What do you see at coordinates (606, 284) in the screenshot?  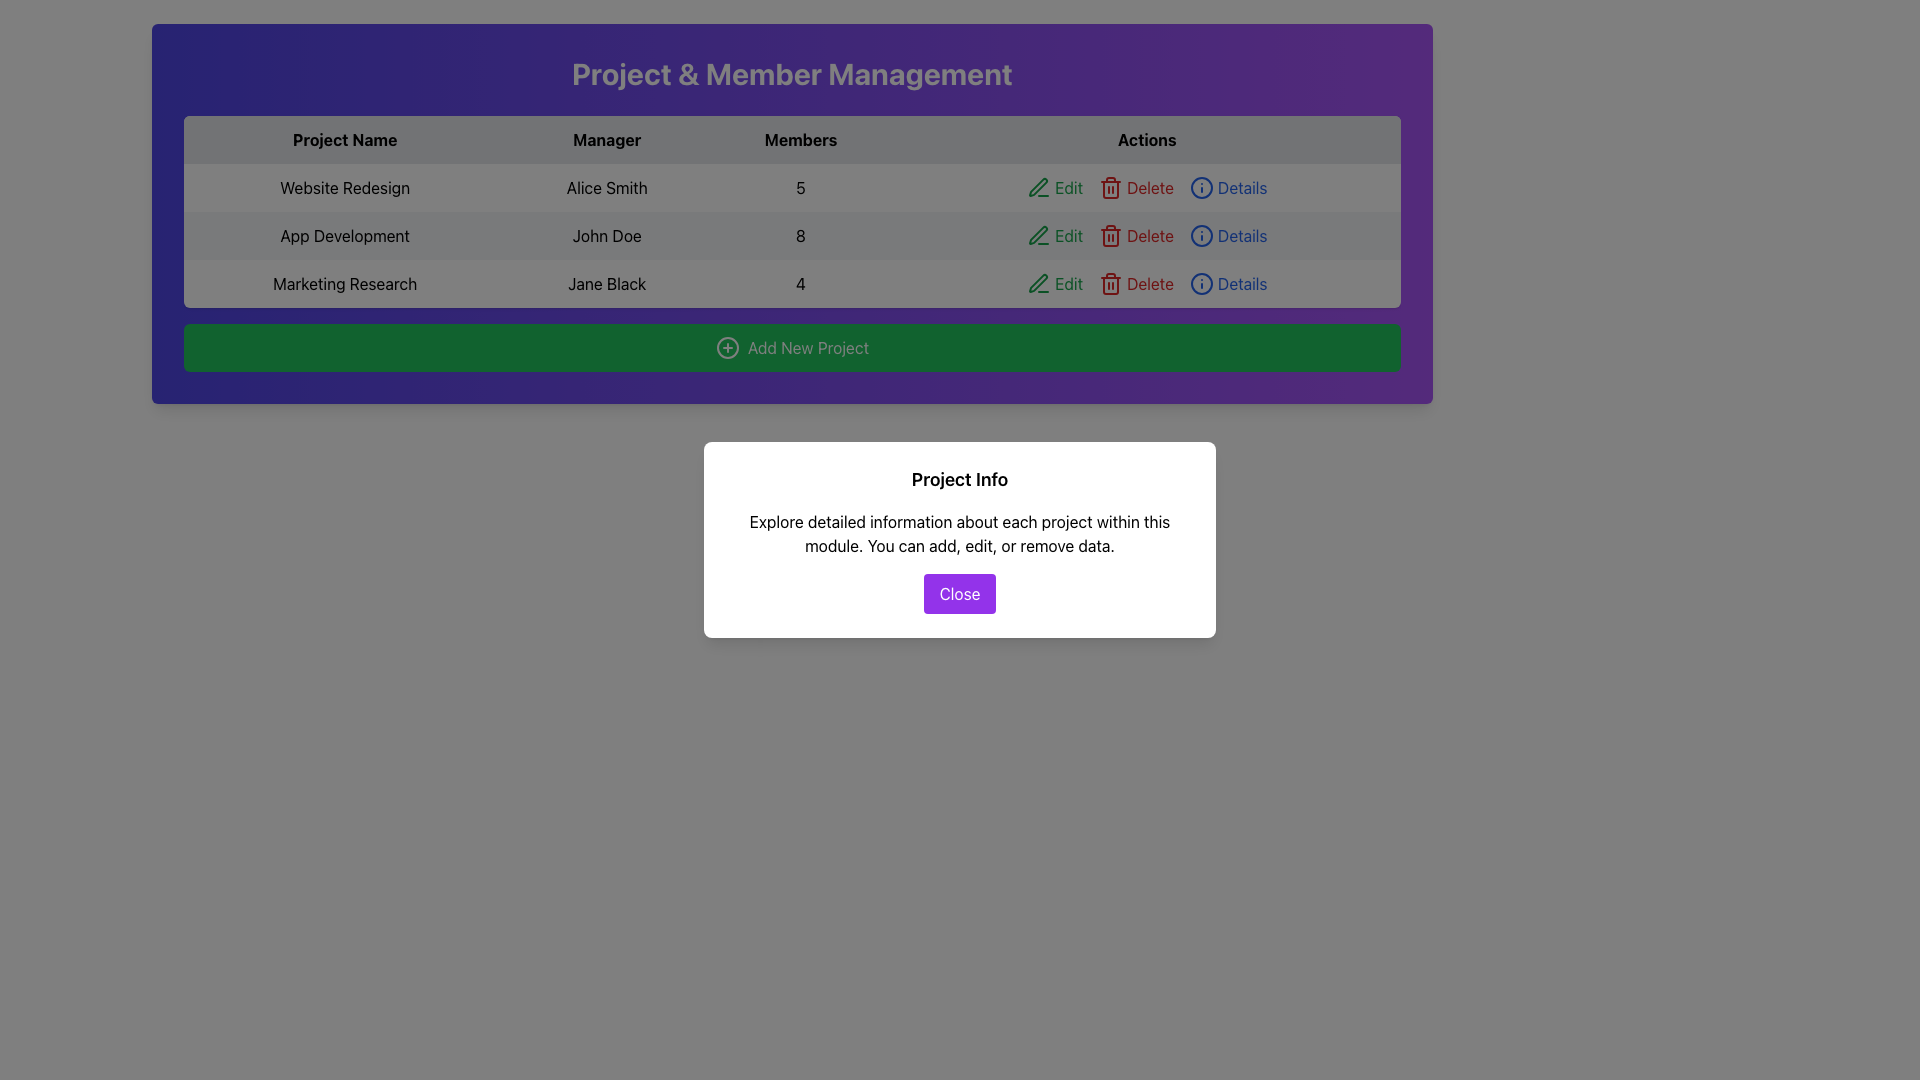 I see `the 'Manager' label for the 'Marketing Research' project, which is located in the third row of the table layout between 'Marketing Research' and '4'` at bounding box center [606, 284].